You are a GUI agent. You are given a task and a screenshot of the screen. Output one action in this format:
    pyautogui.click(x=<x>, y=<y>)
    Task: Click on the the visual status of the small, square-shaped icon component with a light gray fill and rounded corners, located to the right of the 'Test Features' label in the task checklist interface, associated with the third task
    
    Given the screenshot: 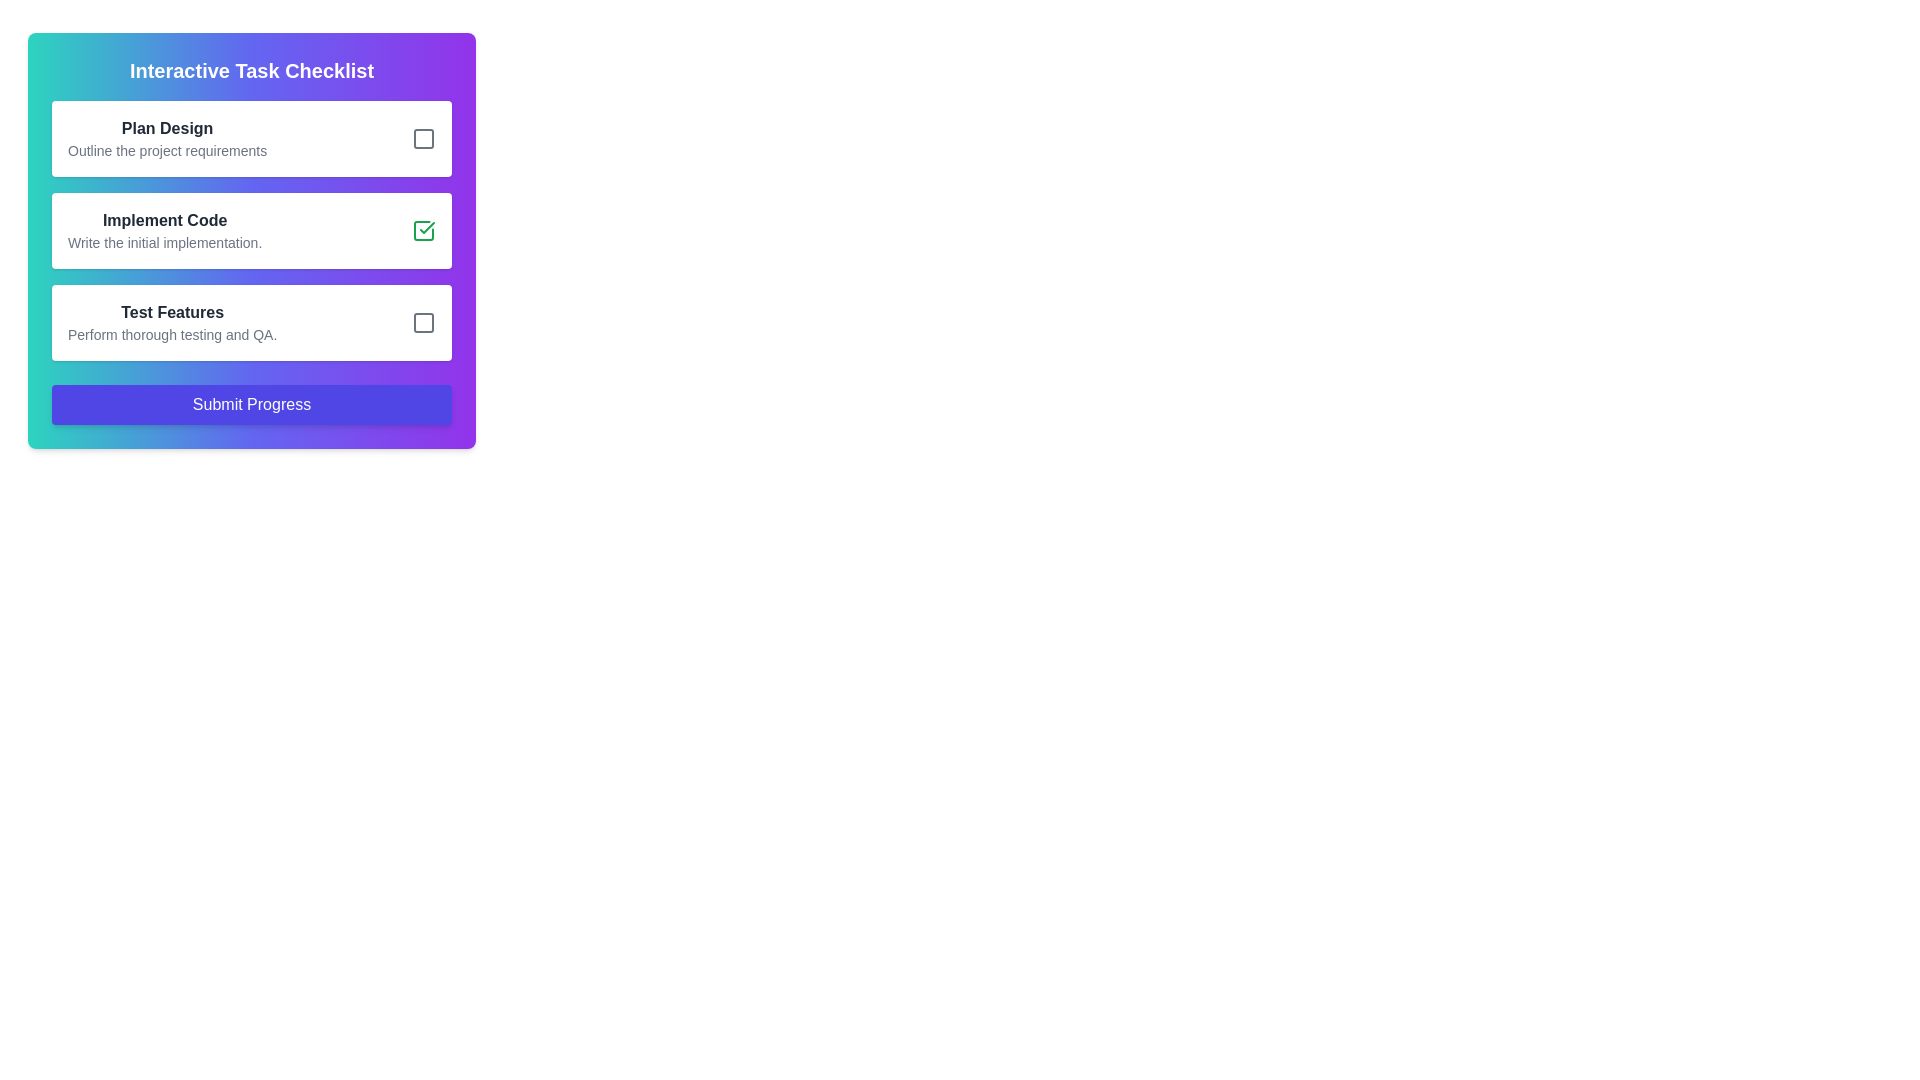 What is the action you would take?
    pyautogui.click(x=422, y=322)
    